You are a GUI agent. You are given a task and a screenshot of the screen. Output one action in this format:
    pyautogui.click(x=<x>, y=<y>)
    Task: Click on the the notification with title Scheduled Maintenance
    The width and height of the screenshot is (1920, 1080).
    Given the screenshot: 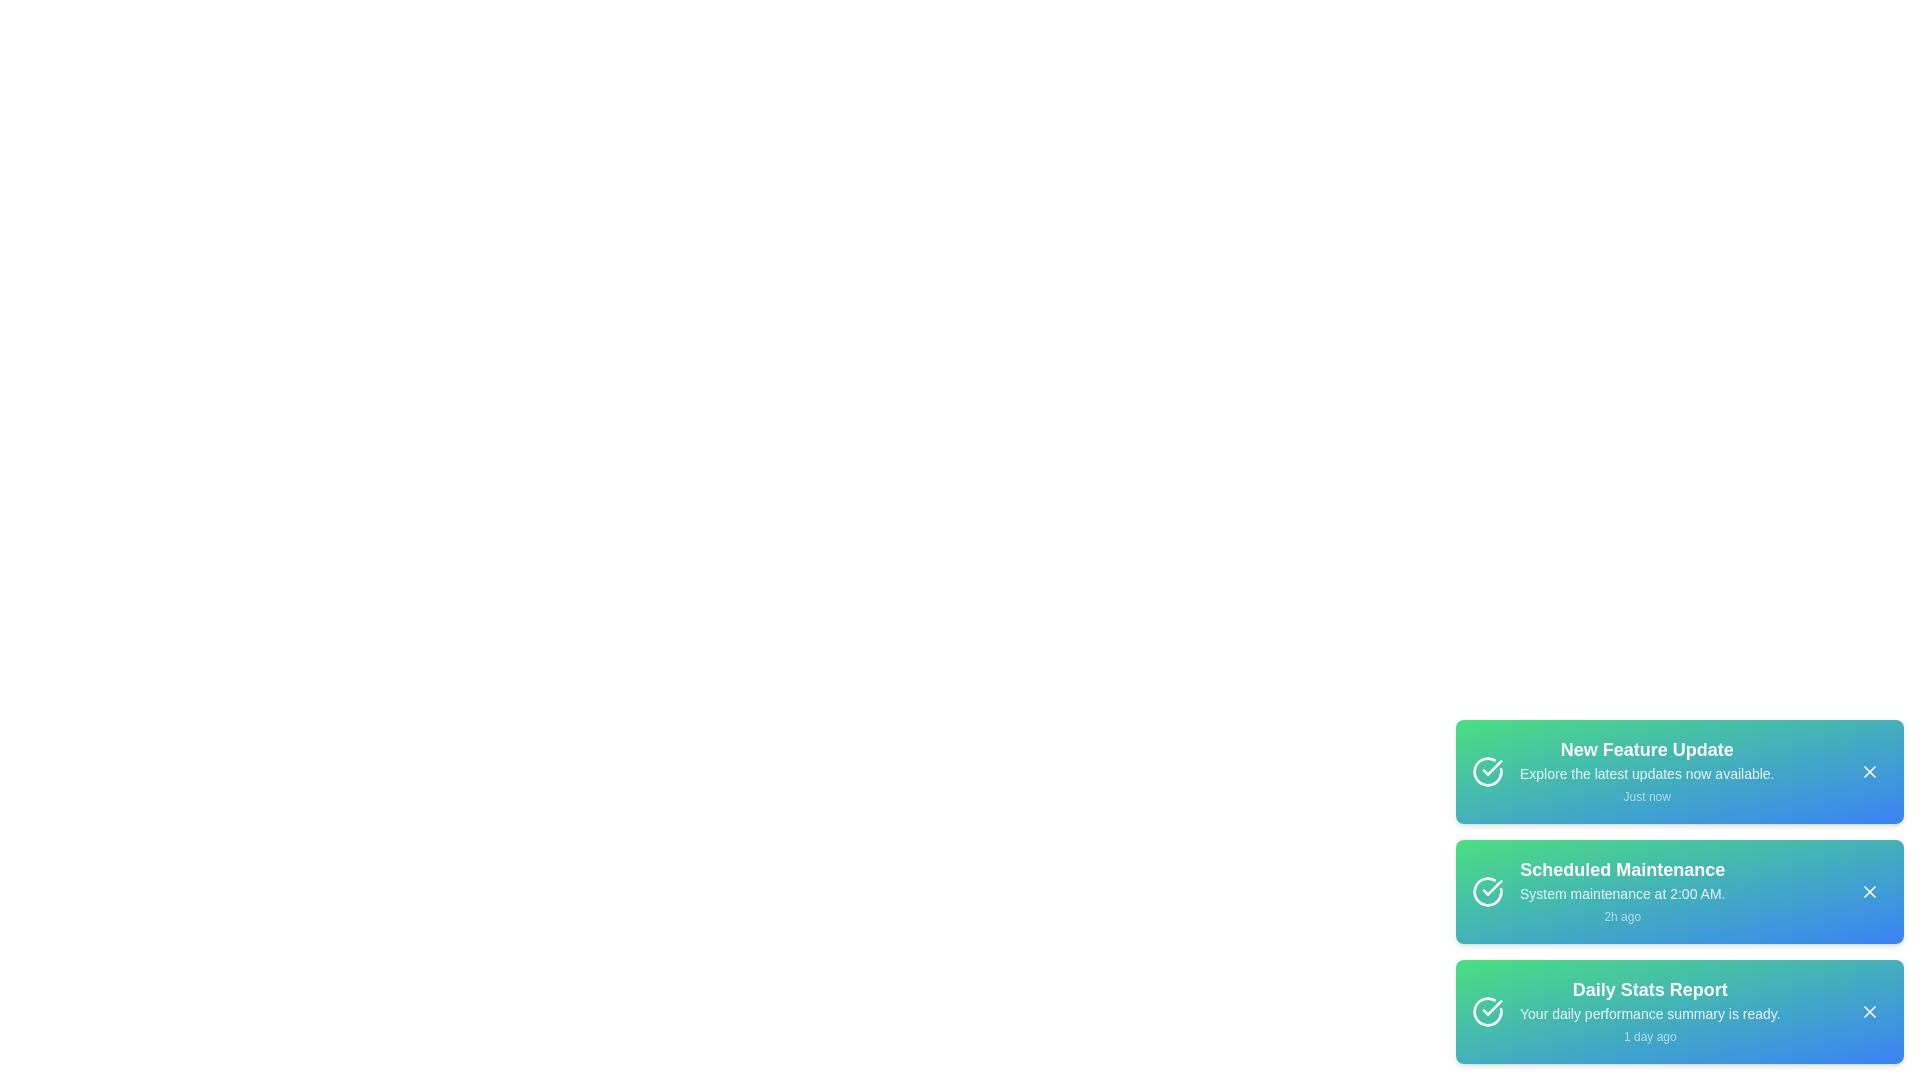 What is the action you would take?
    pyautogui.click(x=1680, y=890)
    